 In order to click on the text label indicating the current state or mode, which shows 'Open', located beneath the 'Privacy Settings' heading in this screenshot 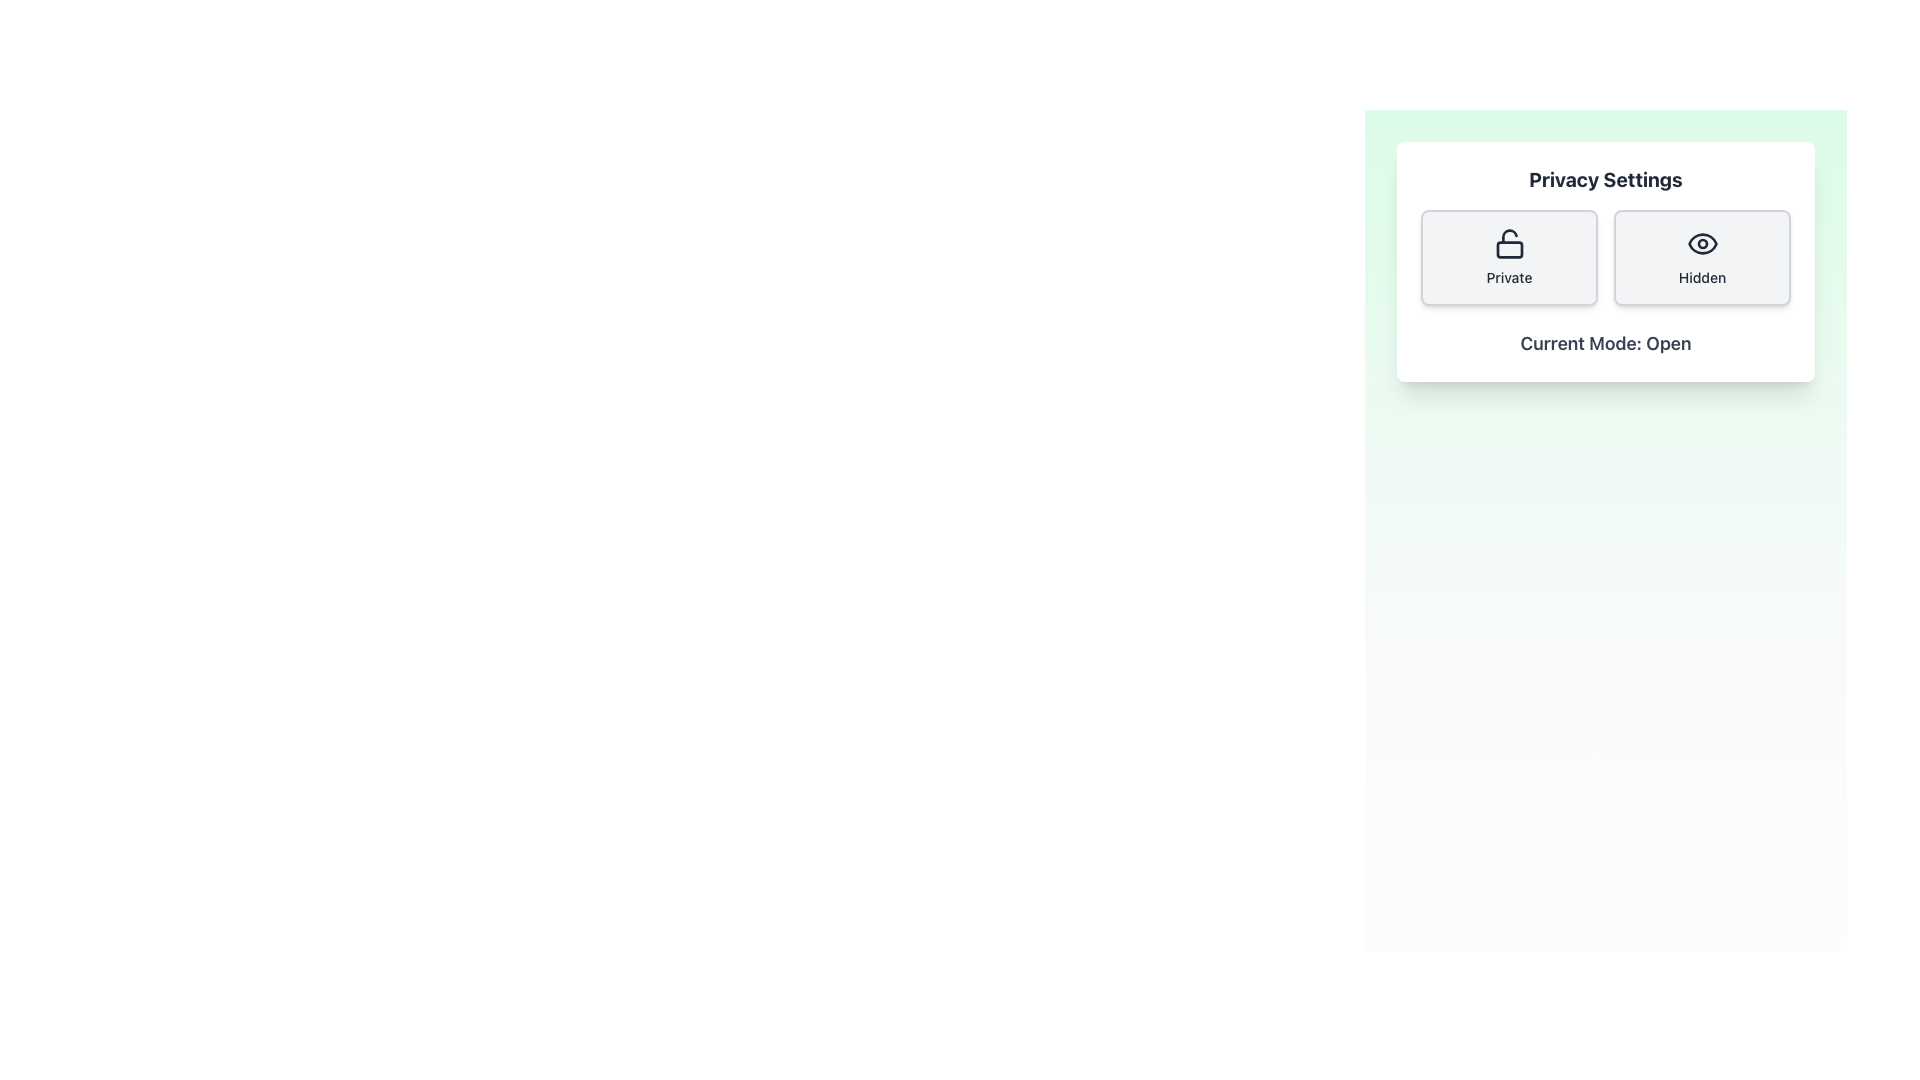, I will do `click(1606, 342)`.